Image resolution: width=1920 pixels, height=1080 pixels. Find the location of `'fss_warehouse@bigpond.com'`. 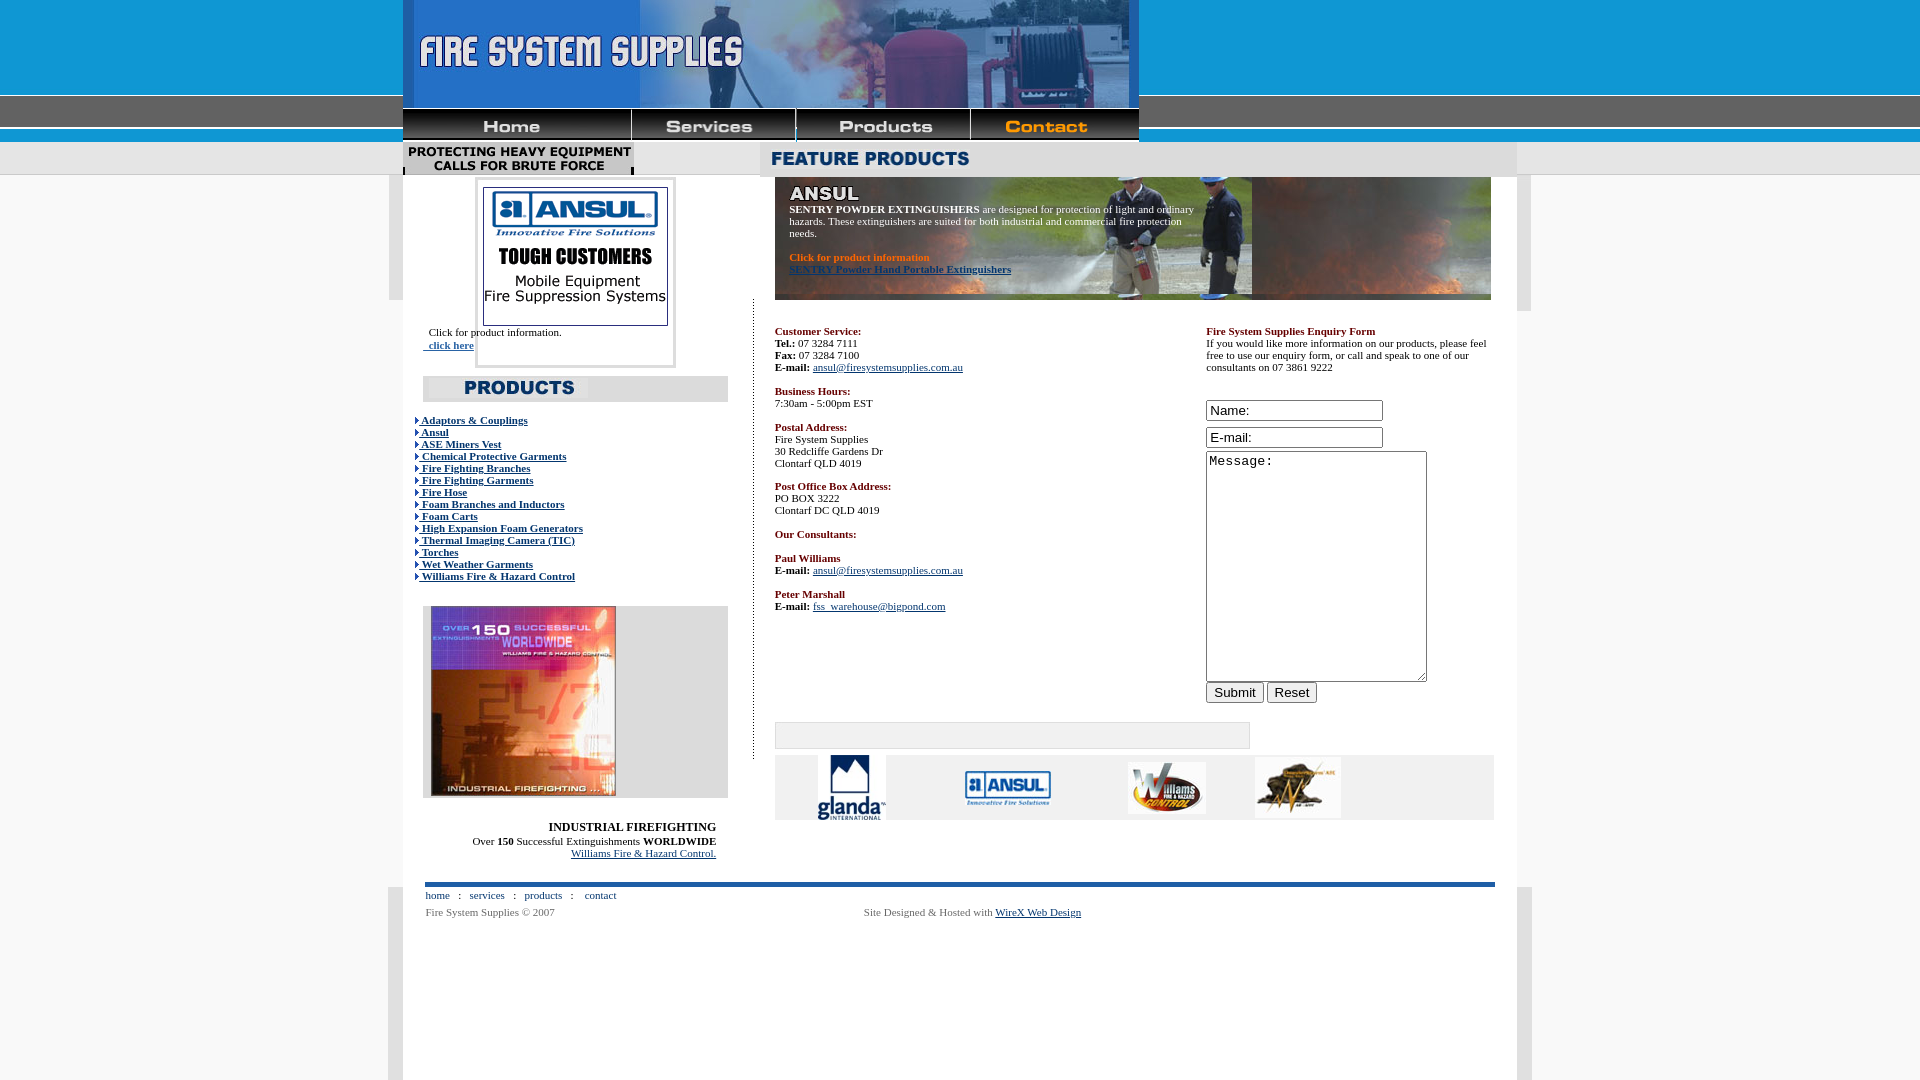

'fss_warehouse@bigpond.com' is located at coordinates (812, 604).